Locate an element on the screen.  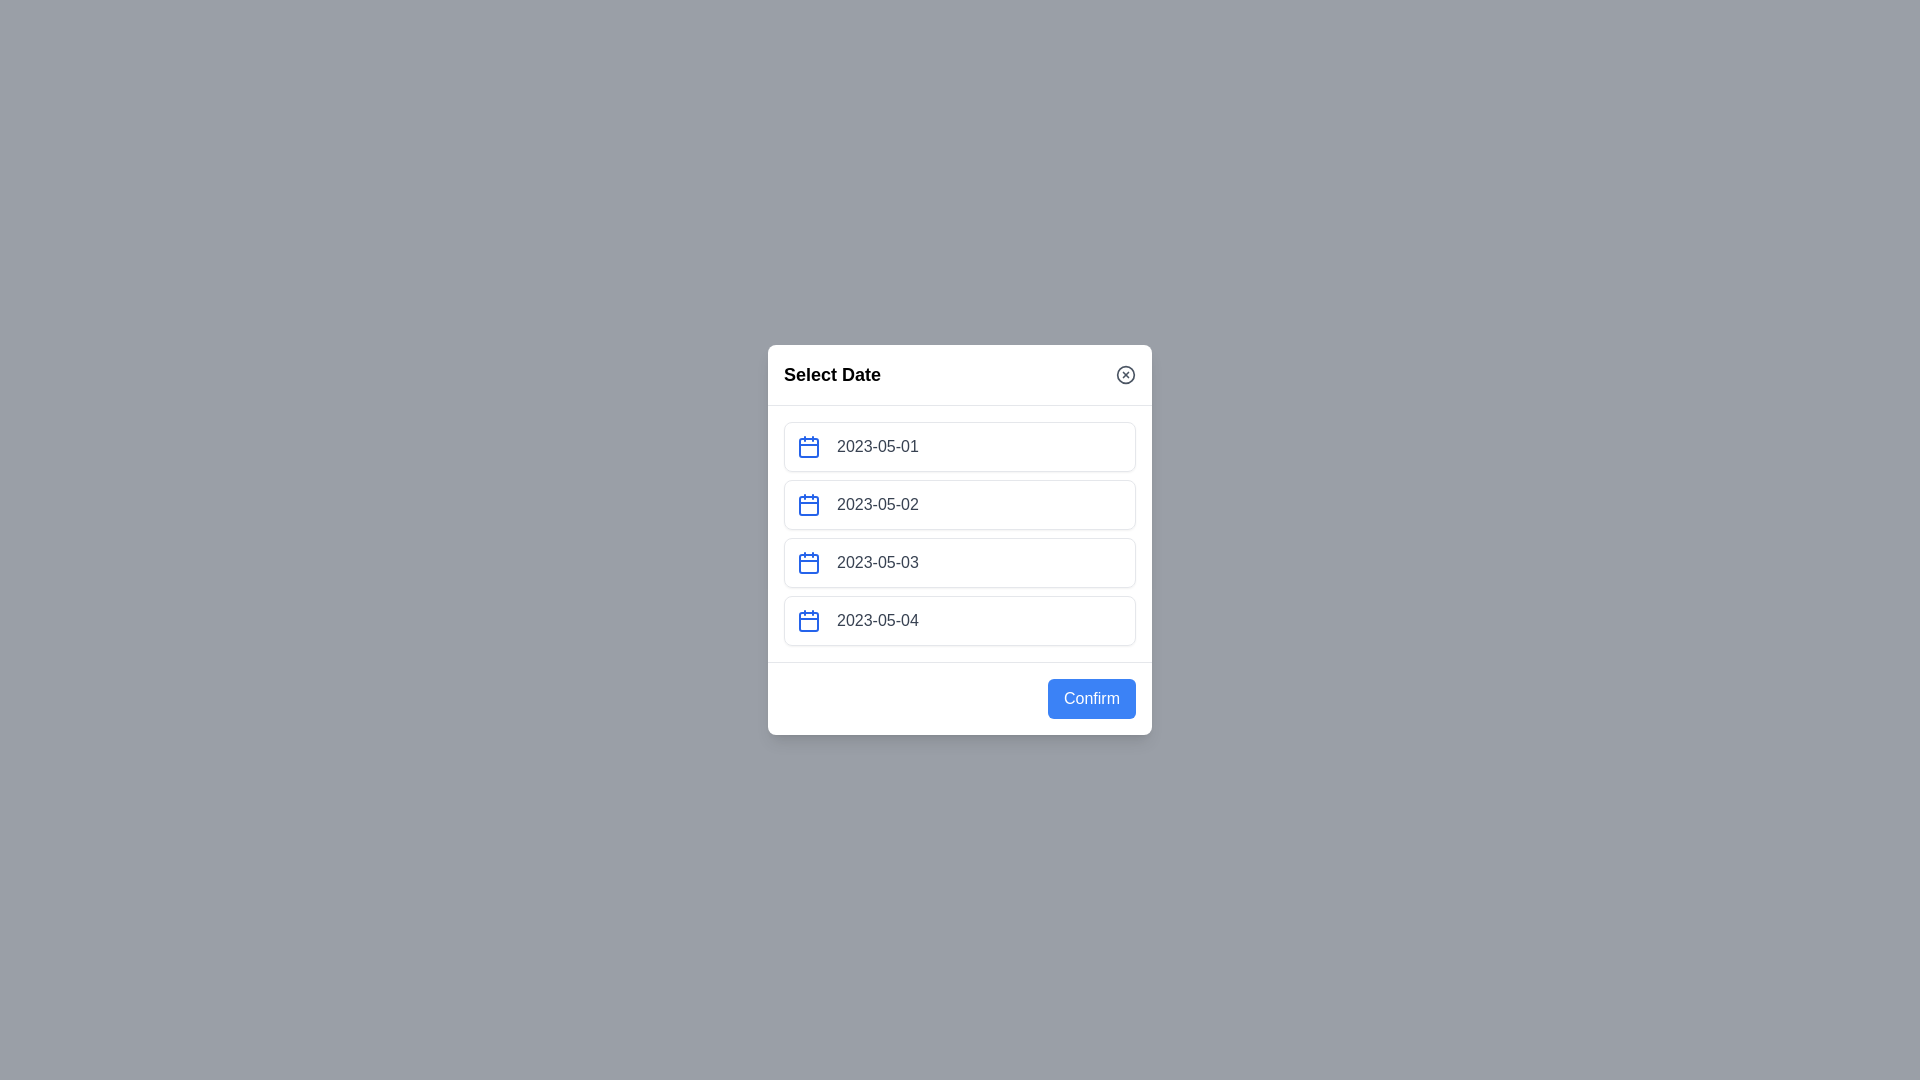
the calendar icon next to the date 2023-05-01 is located at coordinates (809, 446).